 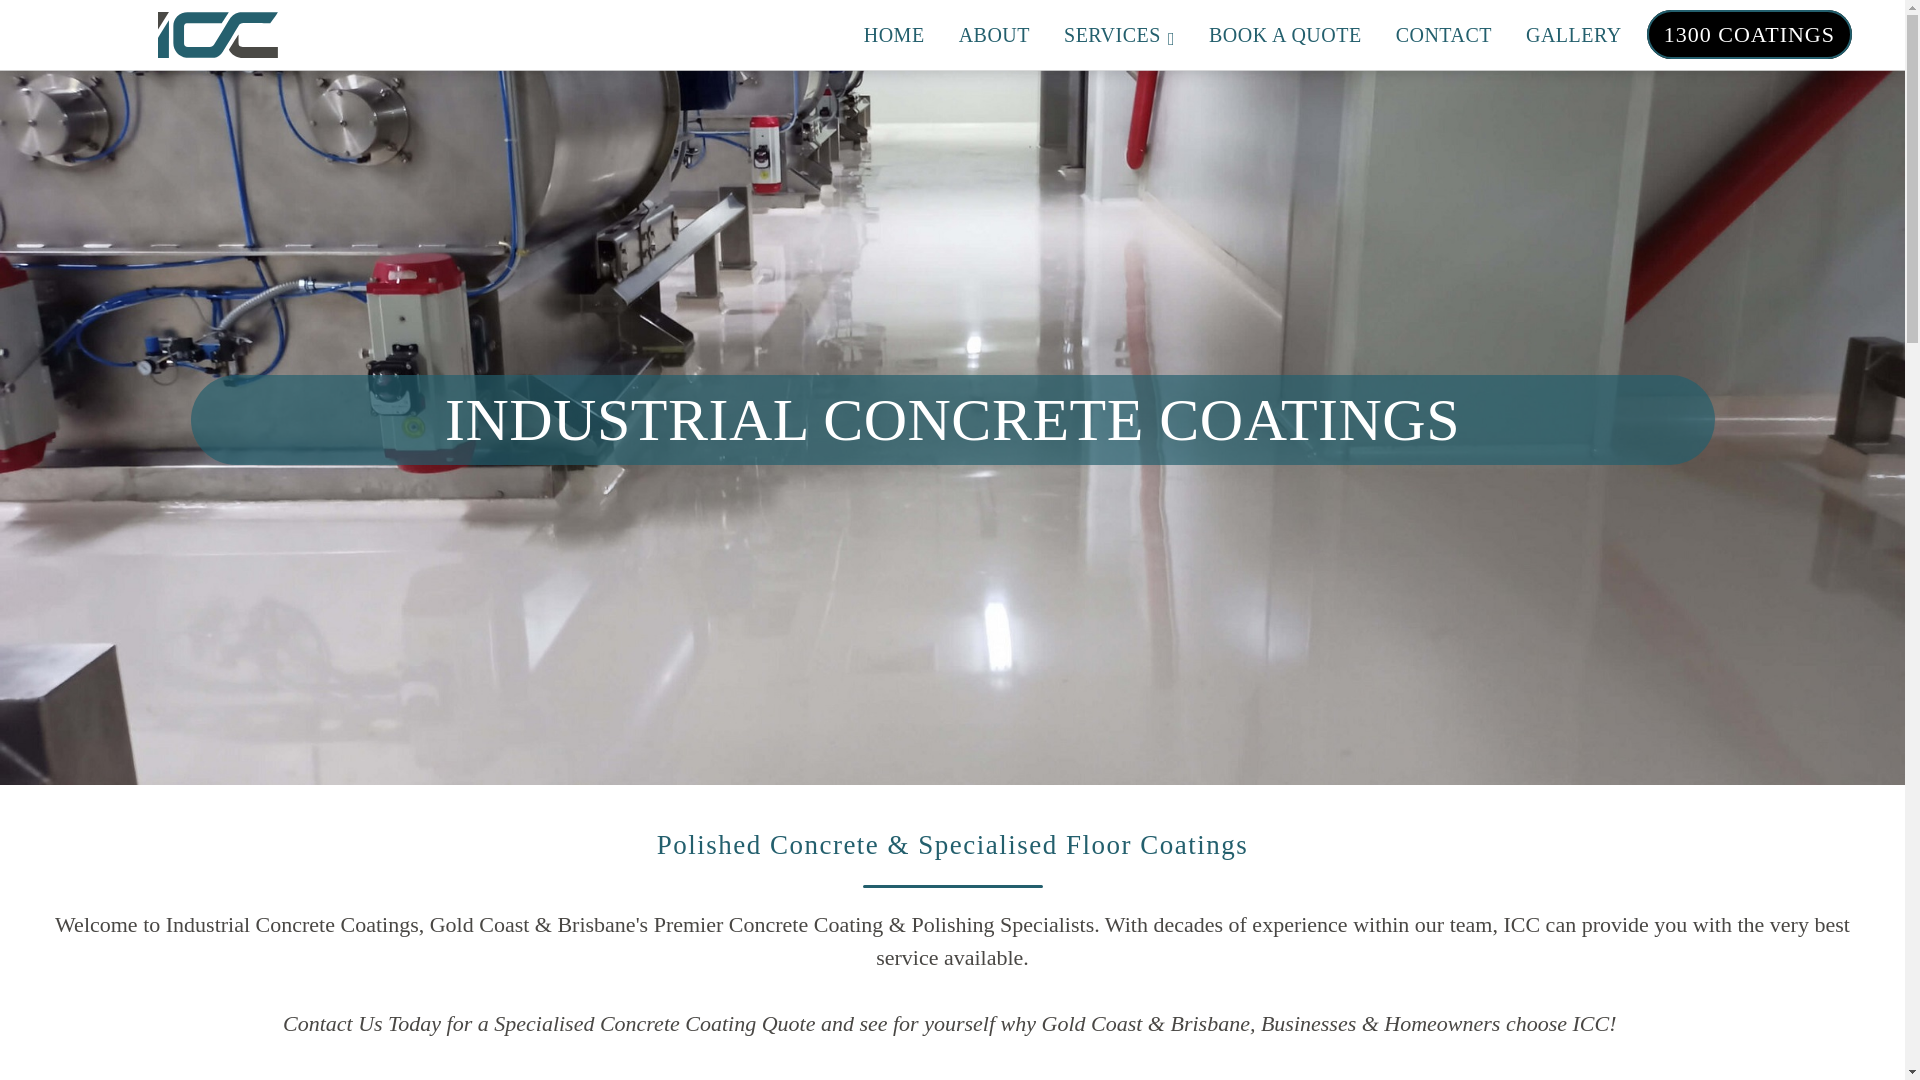 What do you see at coordinates (217, 35) in the screenshot?
I see `'Industrial Concrete Coatings'` at bounding box center [217, 35].